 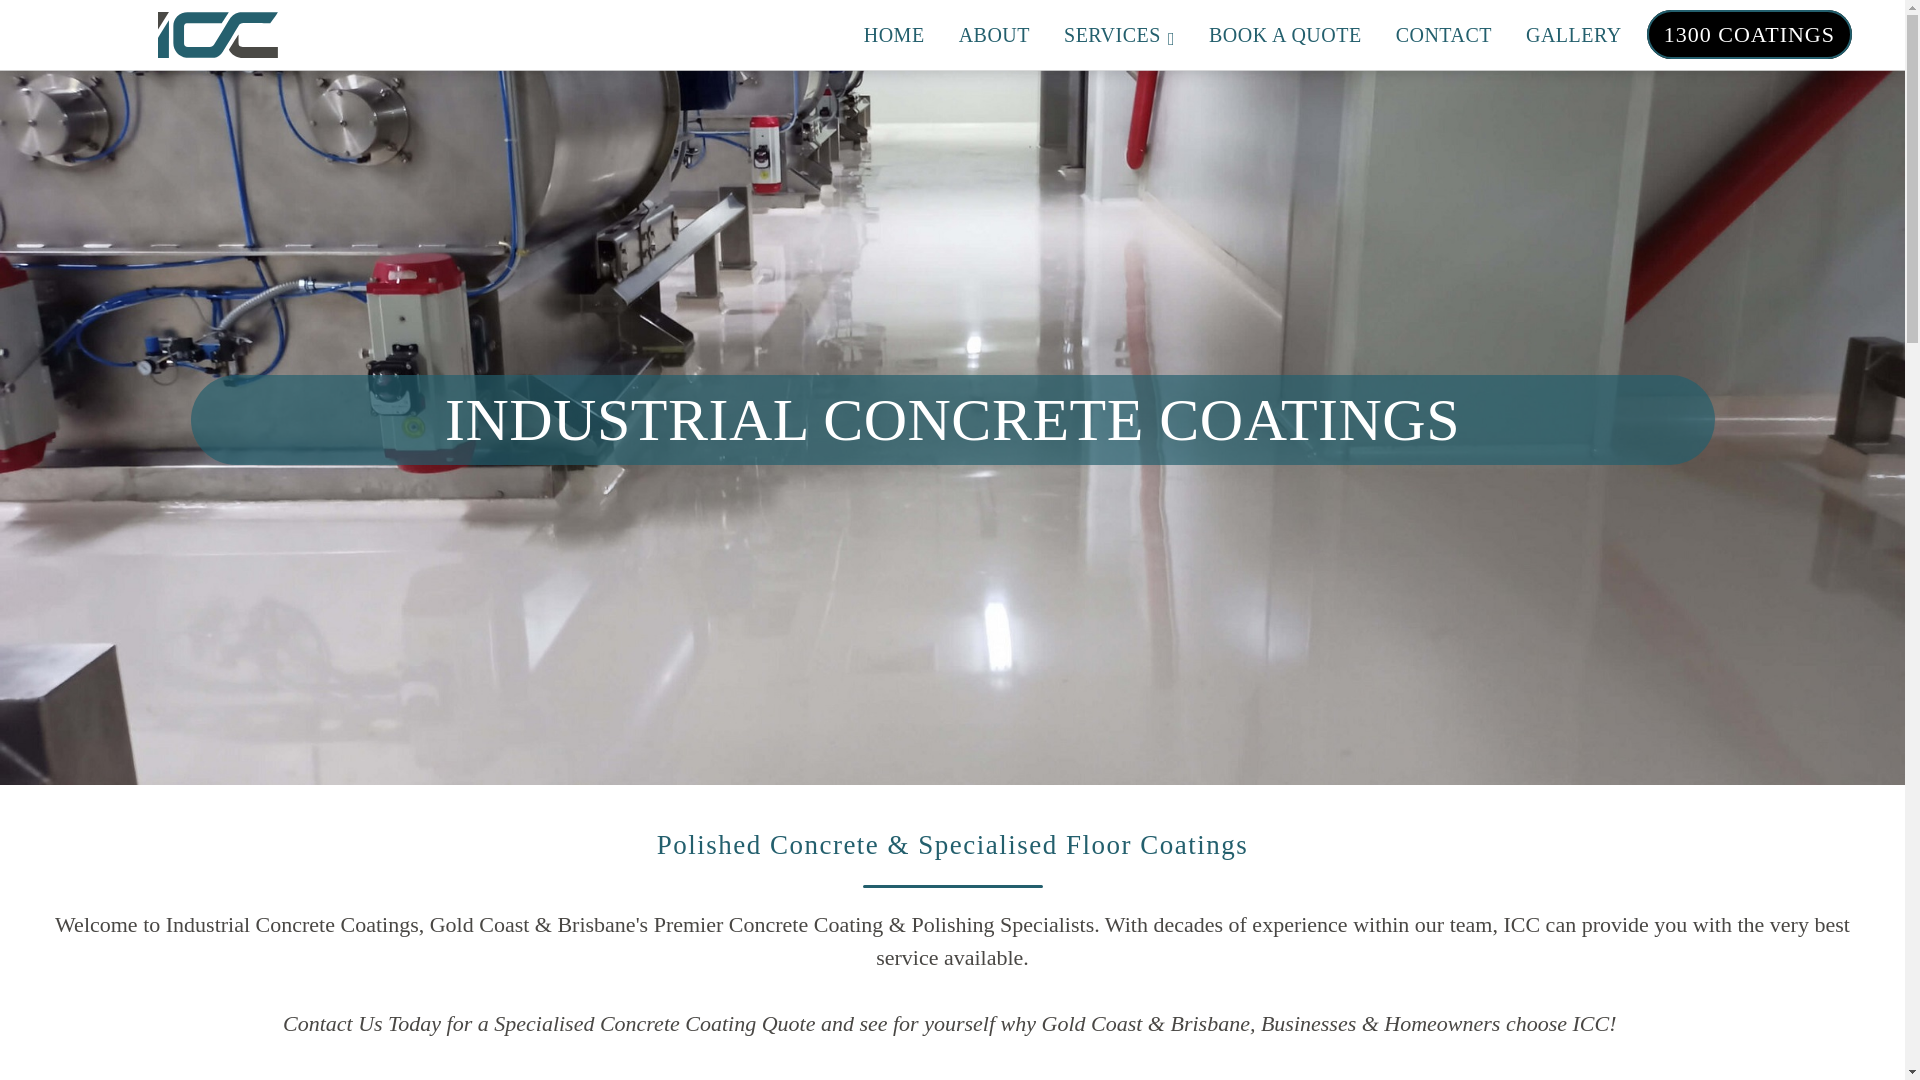 What do you see at coordinates (217, 35) in the screenshot?
I see `'Industrial Concrete Coatings'` at bounding box center [217, 35].